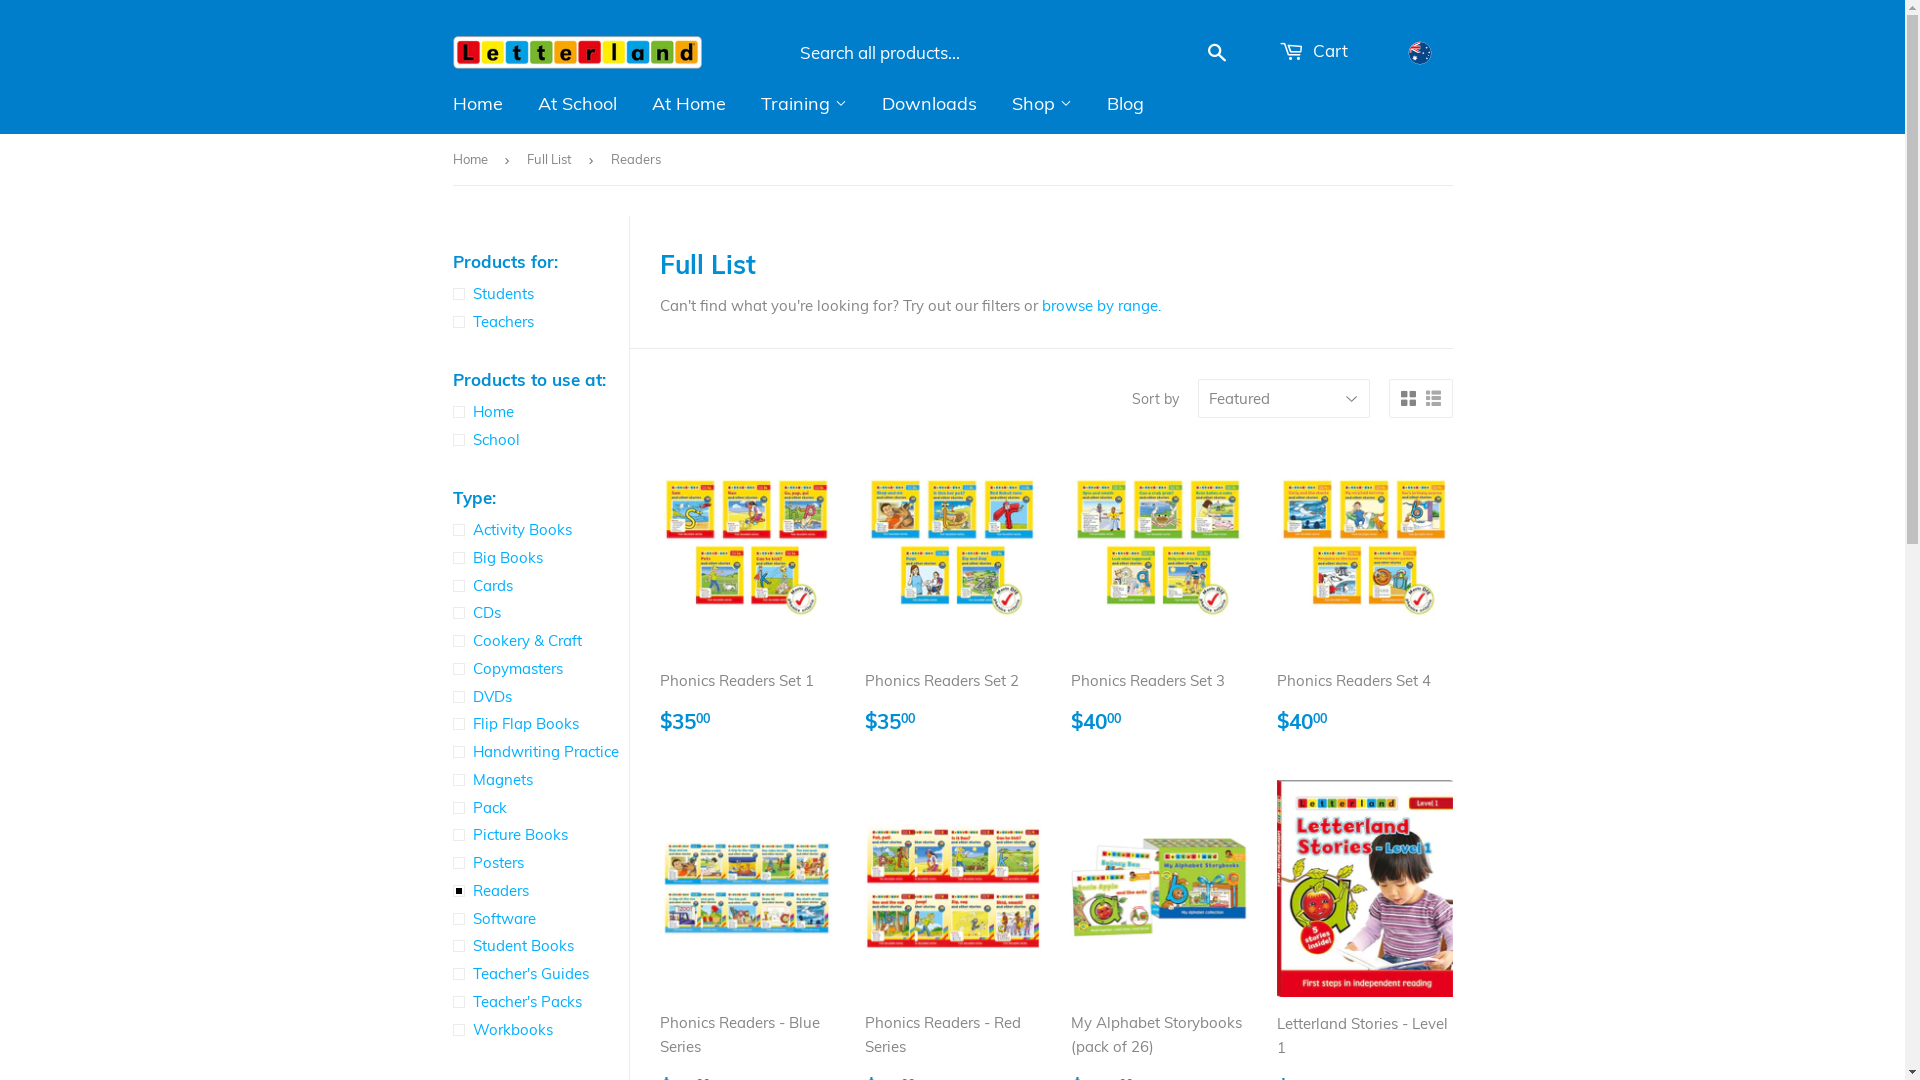 Image resolution: width=1920 pixels, height=1080 pixels. I want to click on 'Workbooks', so click(450, 1029).